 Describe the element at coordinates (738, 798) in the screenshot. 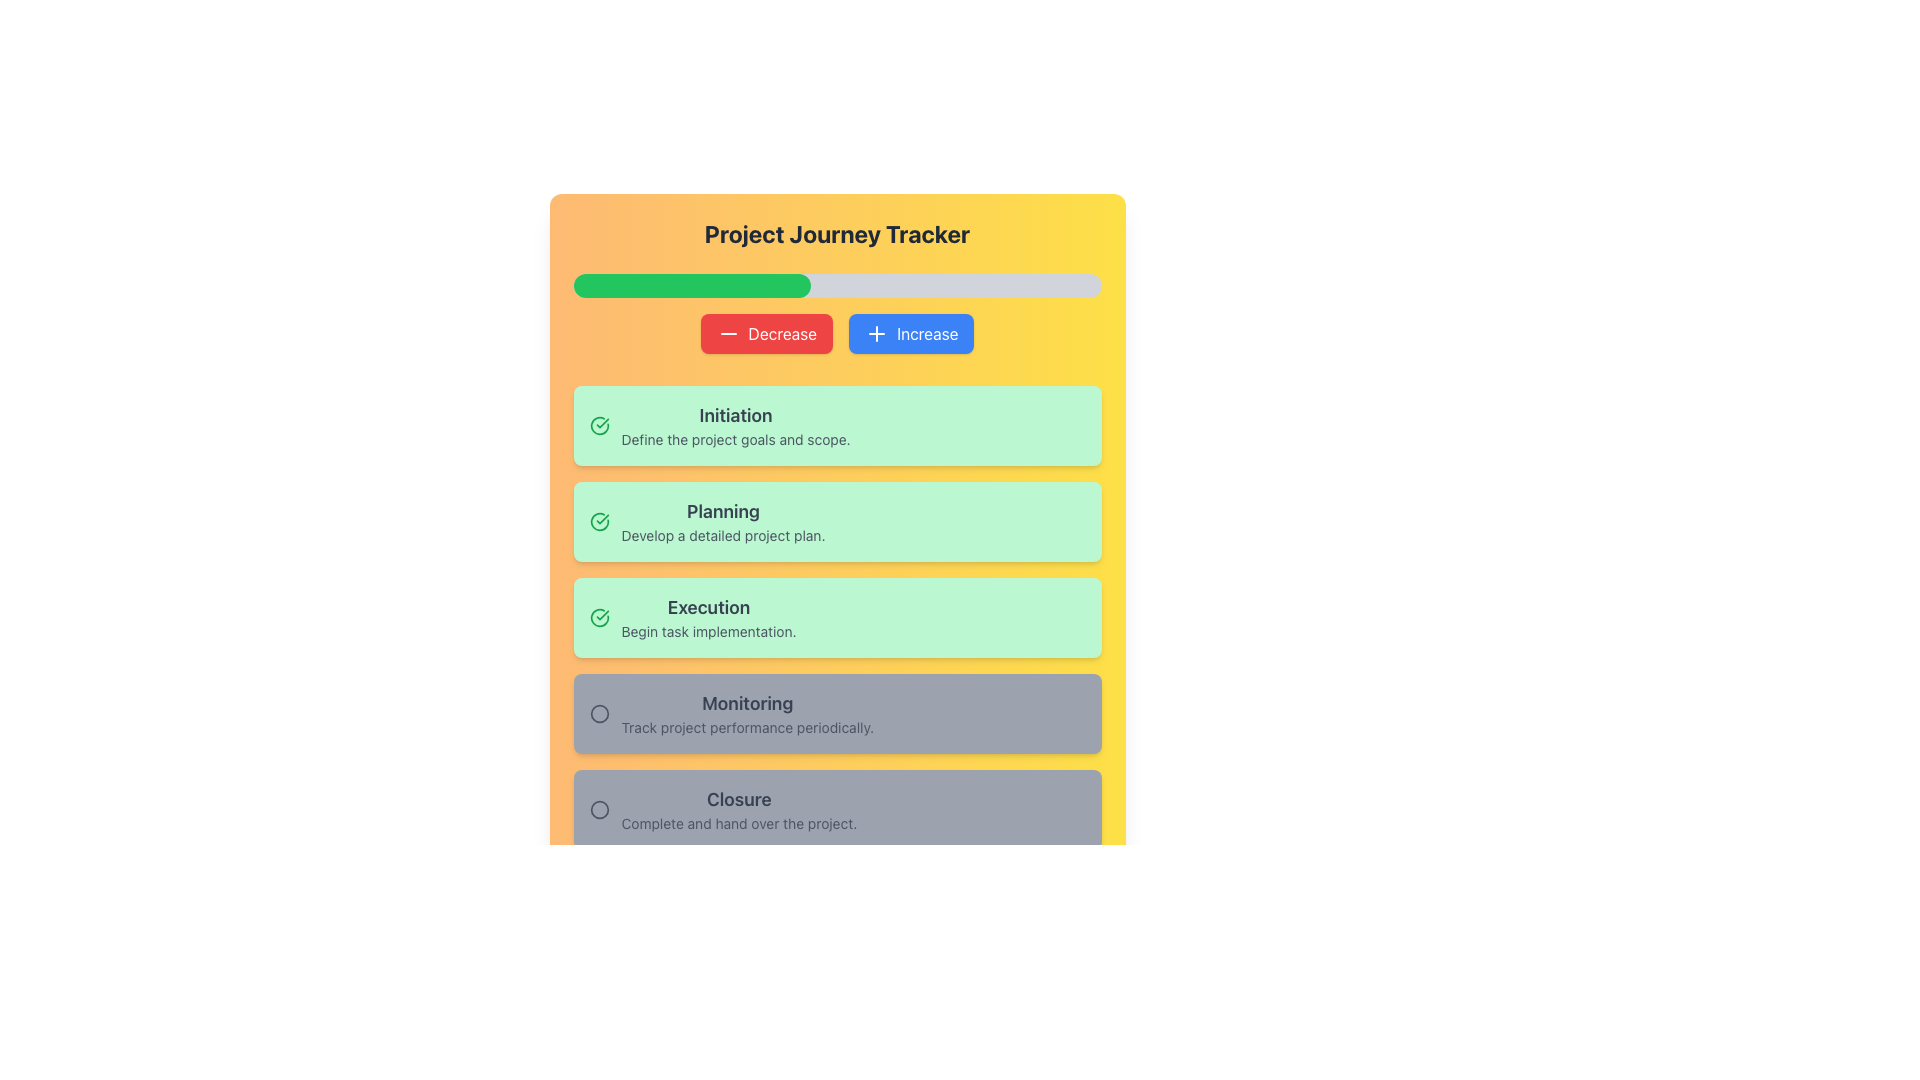

I see `text from the label element that provides a title for the 'Closure' section in the 'Project Journey Tracker'` at that location.